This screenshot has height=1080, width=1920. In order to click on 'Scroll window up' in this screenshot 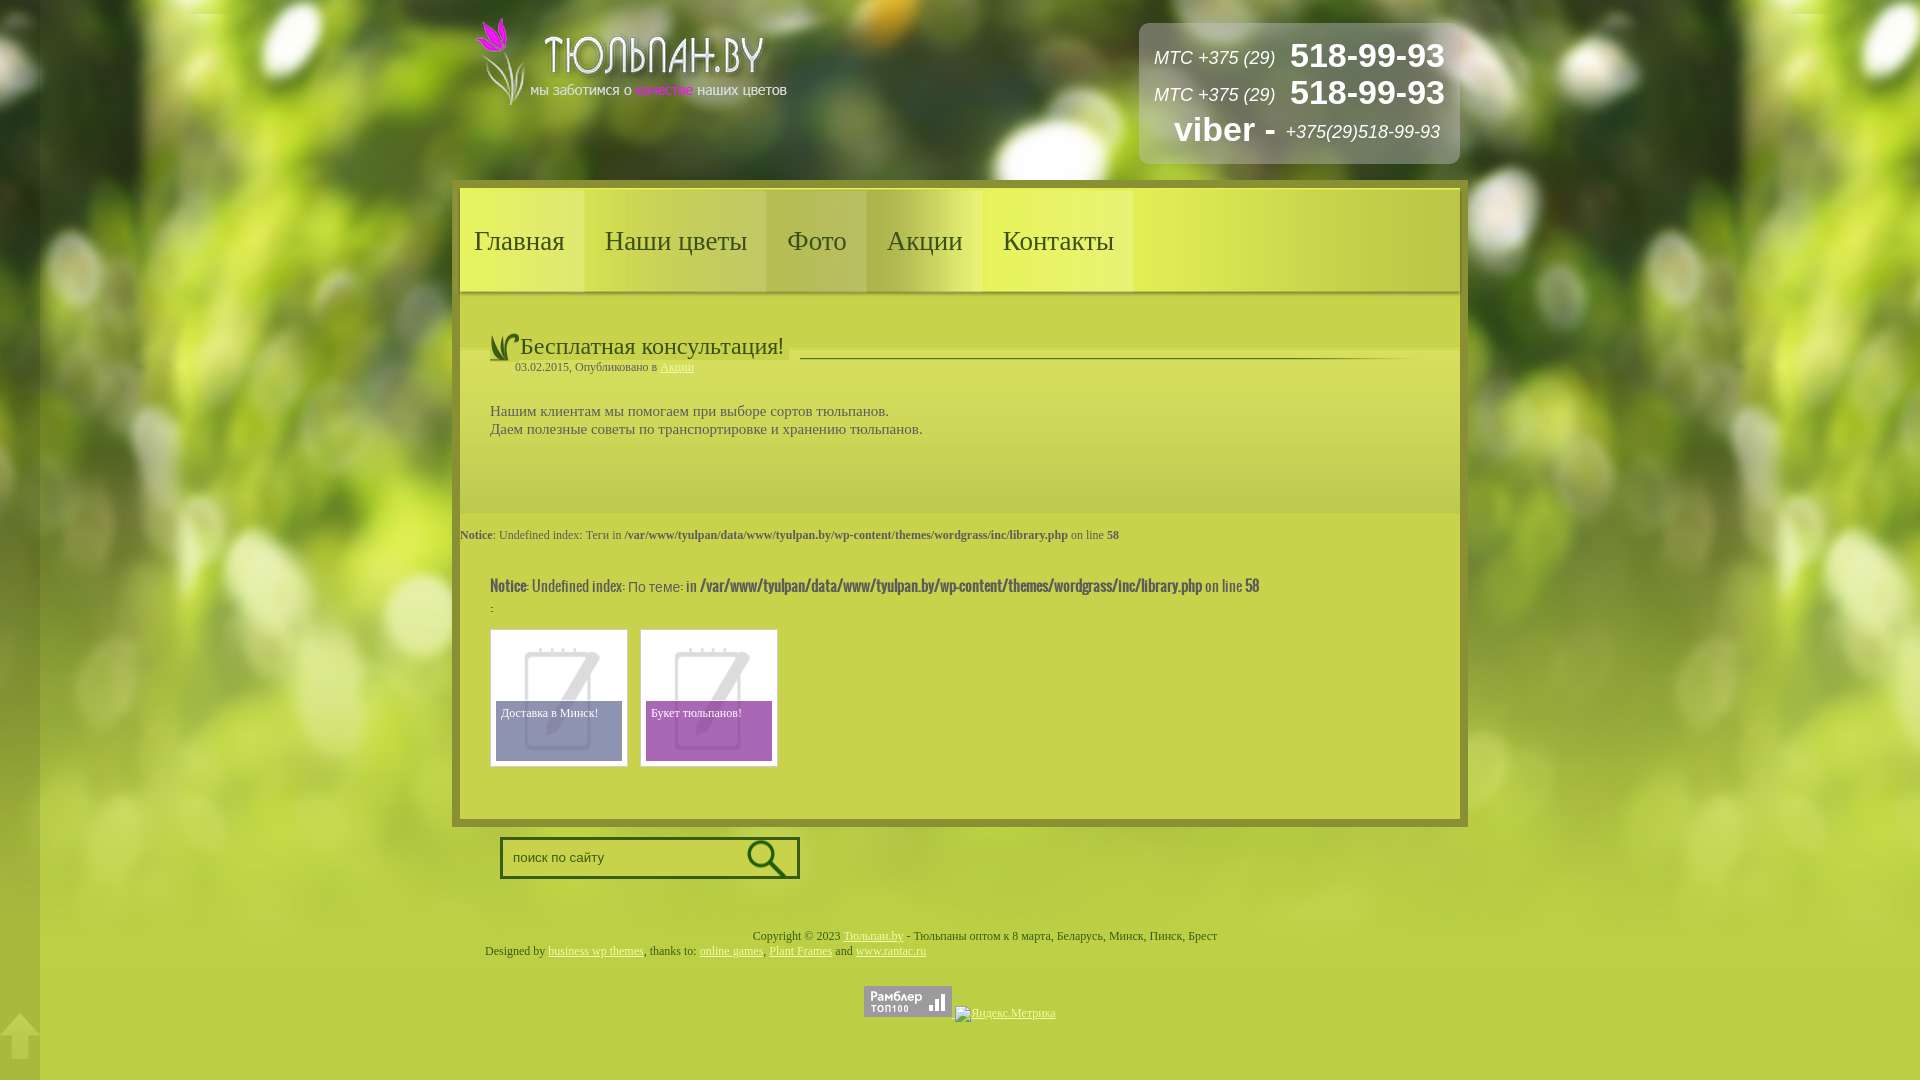, I will do `click(19, 1035)`.